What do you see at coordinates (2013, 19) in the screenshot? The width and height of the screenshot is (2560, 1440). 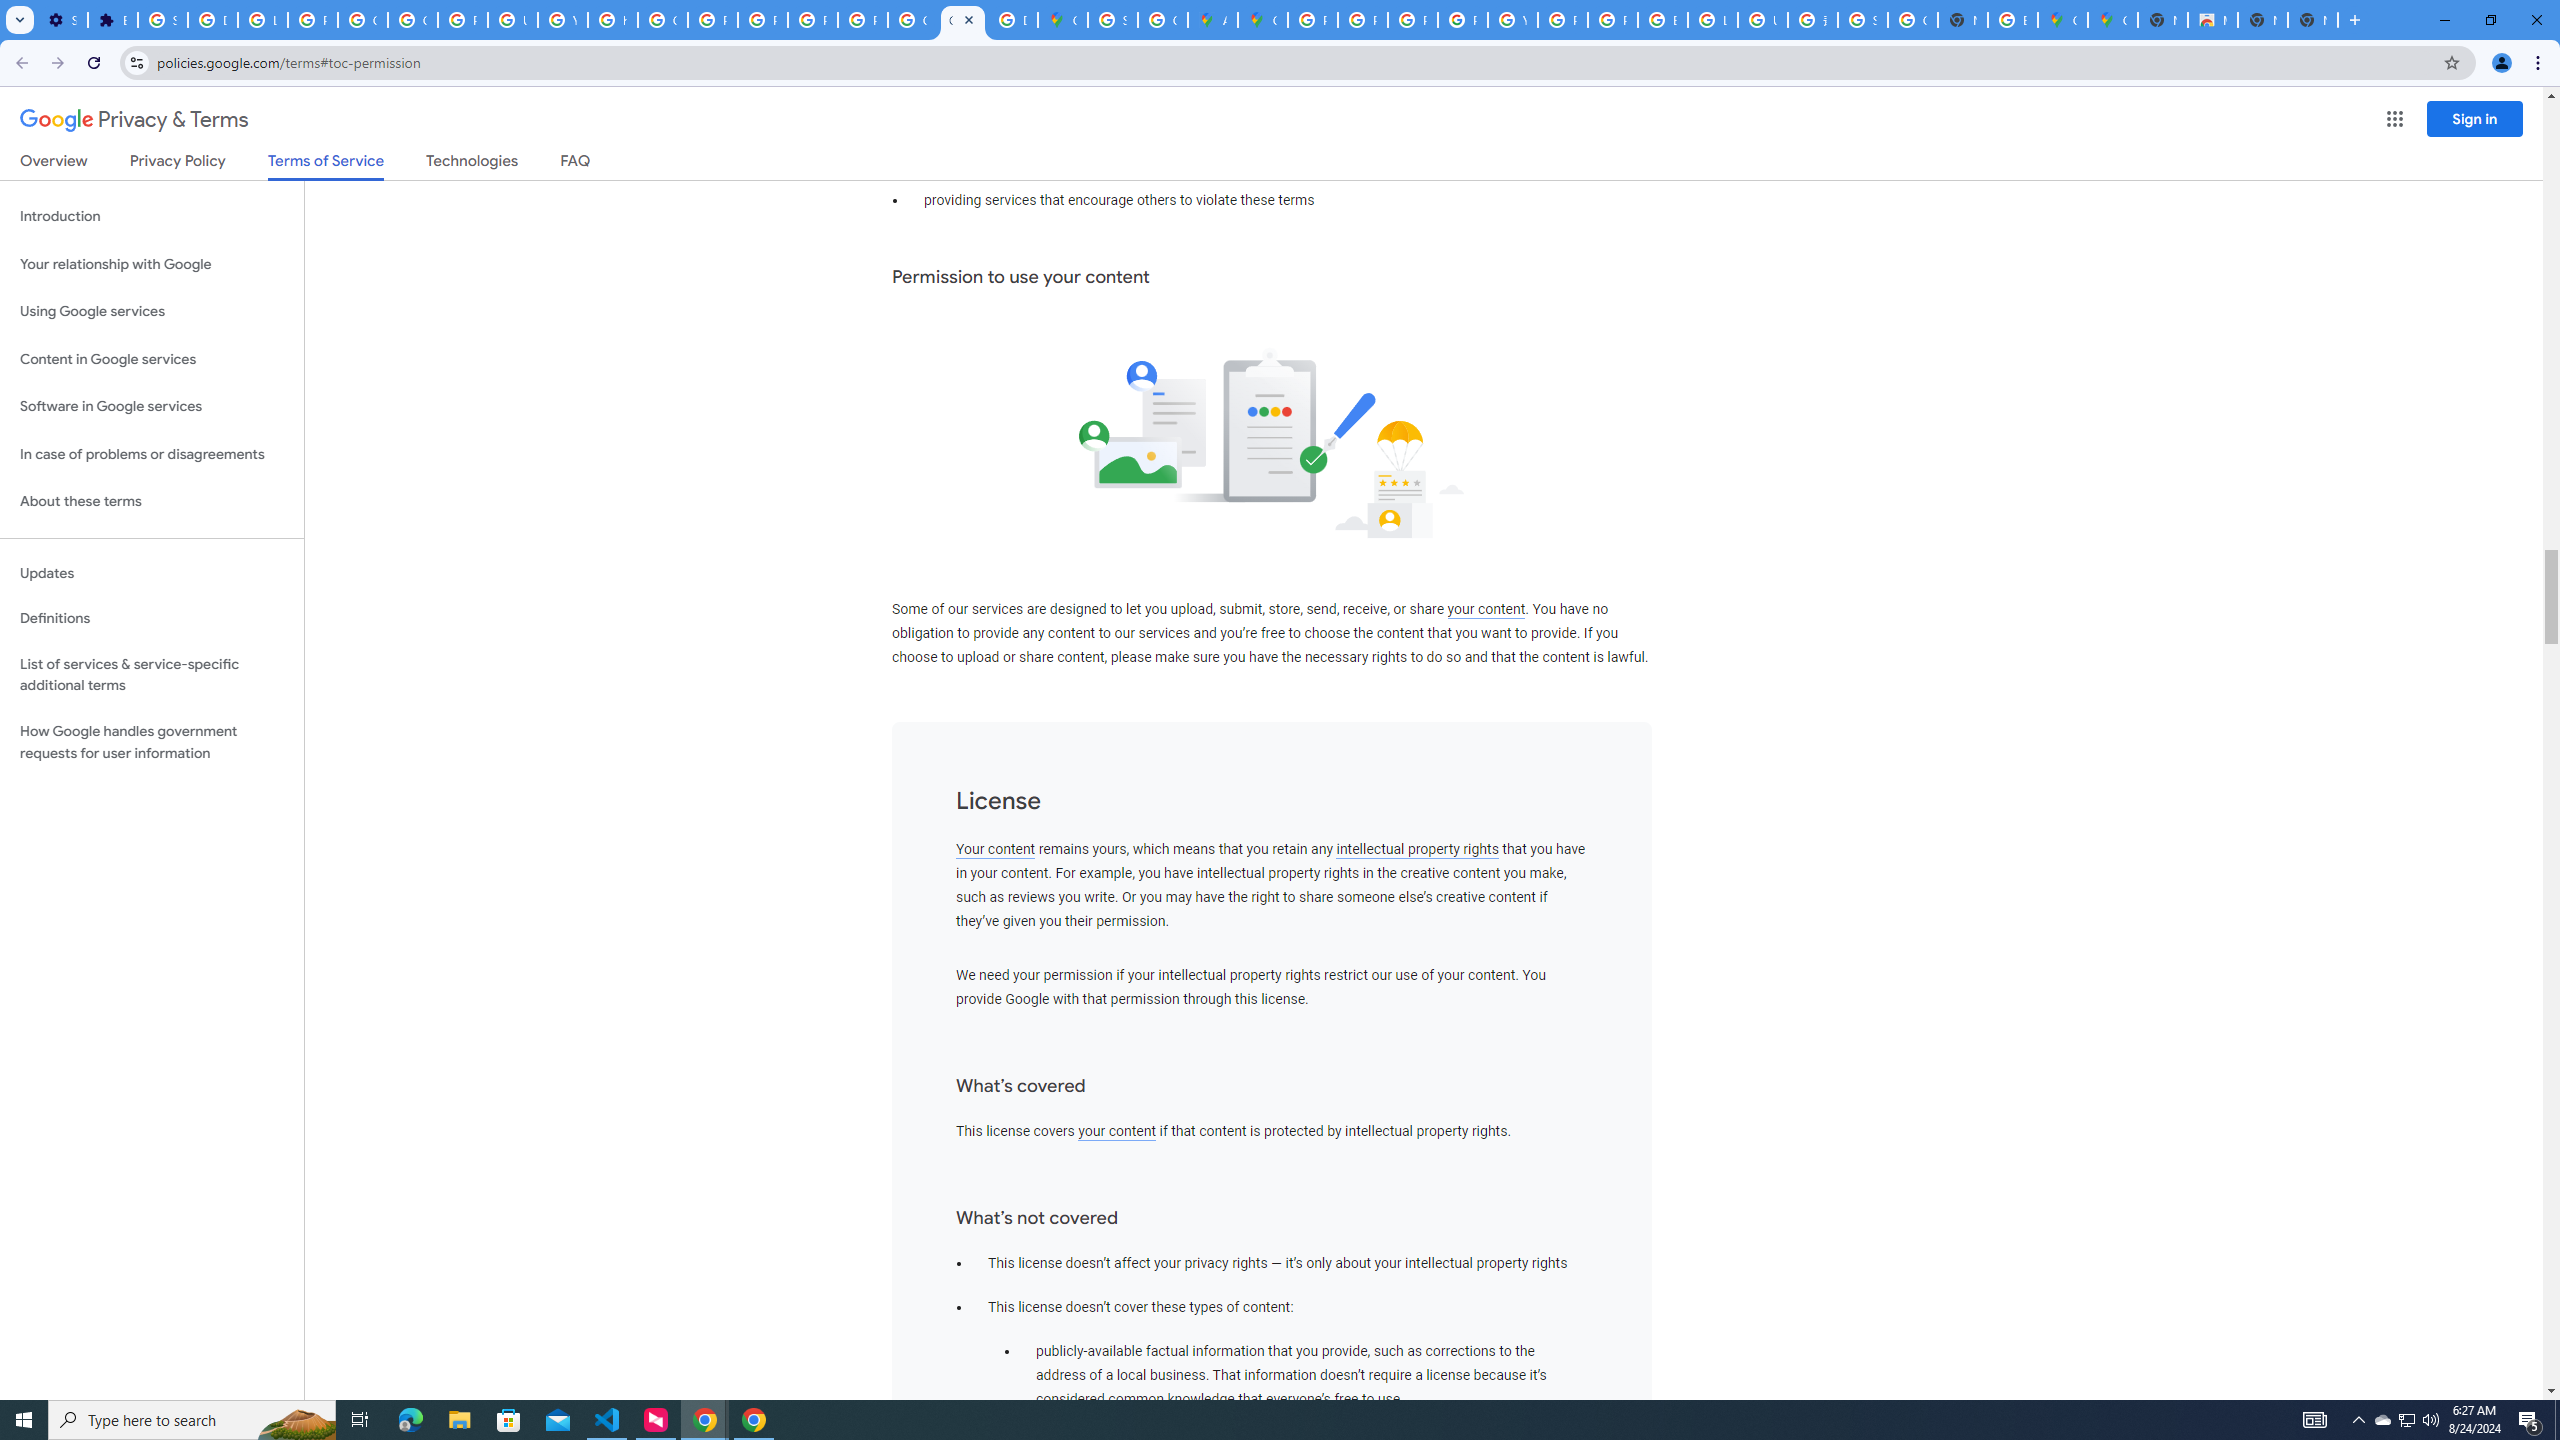 I see `'Explore new street-level details - Google Maps Help'` at bounding box center [2013, 19].